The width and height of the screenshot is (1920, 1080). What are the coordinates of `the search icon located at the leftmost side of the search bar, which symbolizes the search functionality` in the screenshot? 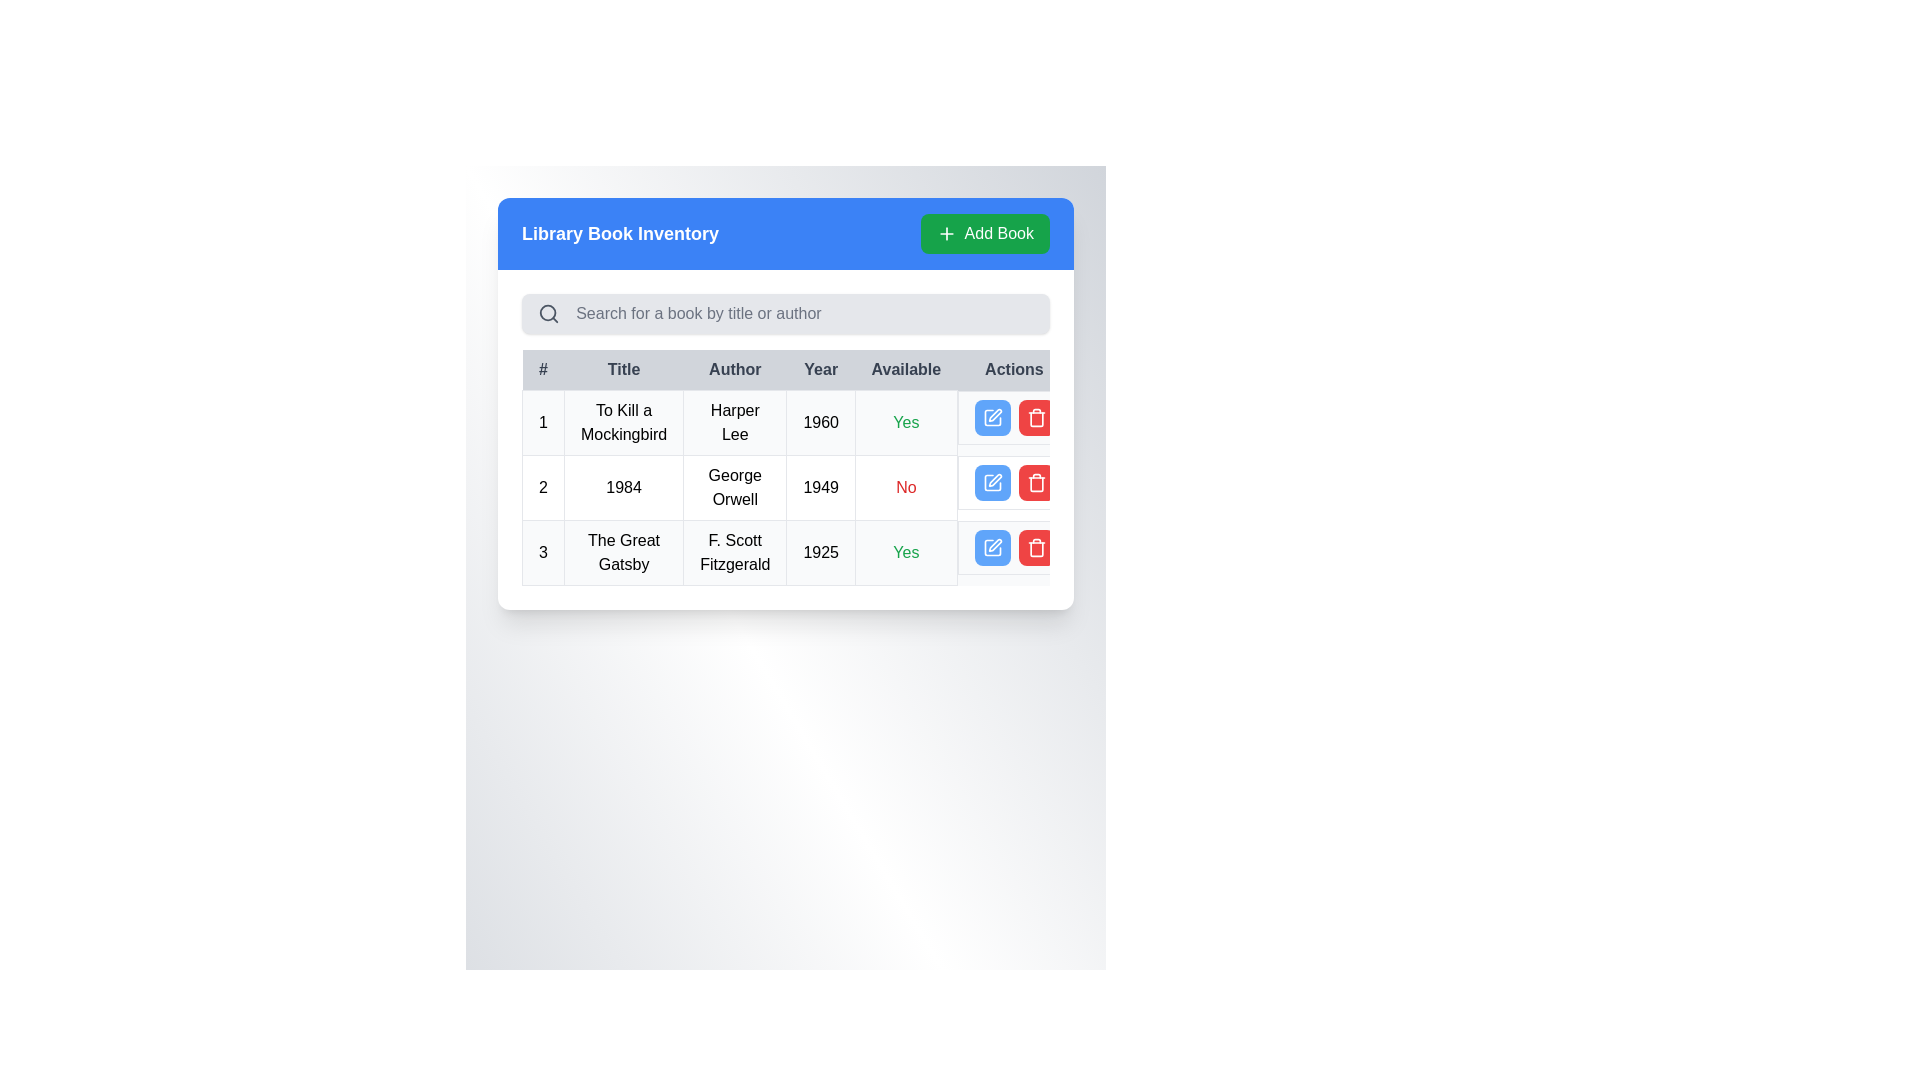 It's located at (549, 313).